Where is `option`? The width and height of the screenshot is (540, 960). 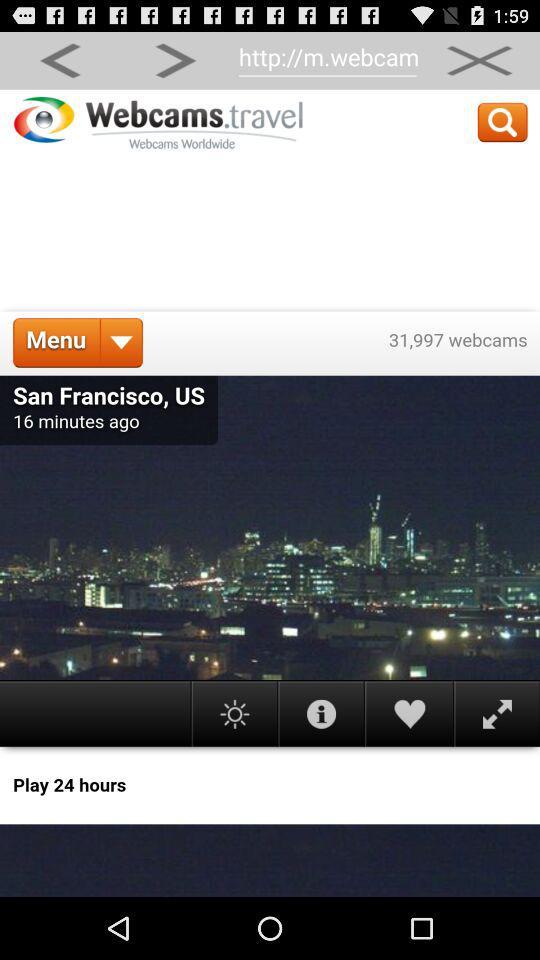 option is located at coordinates (478, 59).